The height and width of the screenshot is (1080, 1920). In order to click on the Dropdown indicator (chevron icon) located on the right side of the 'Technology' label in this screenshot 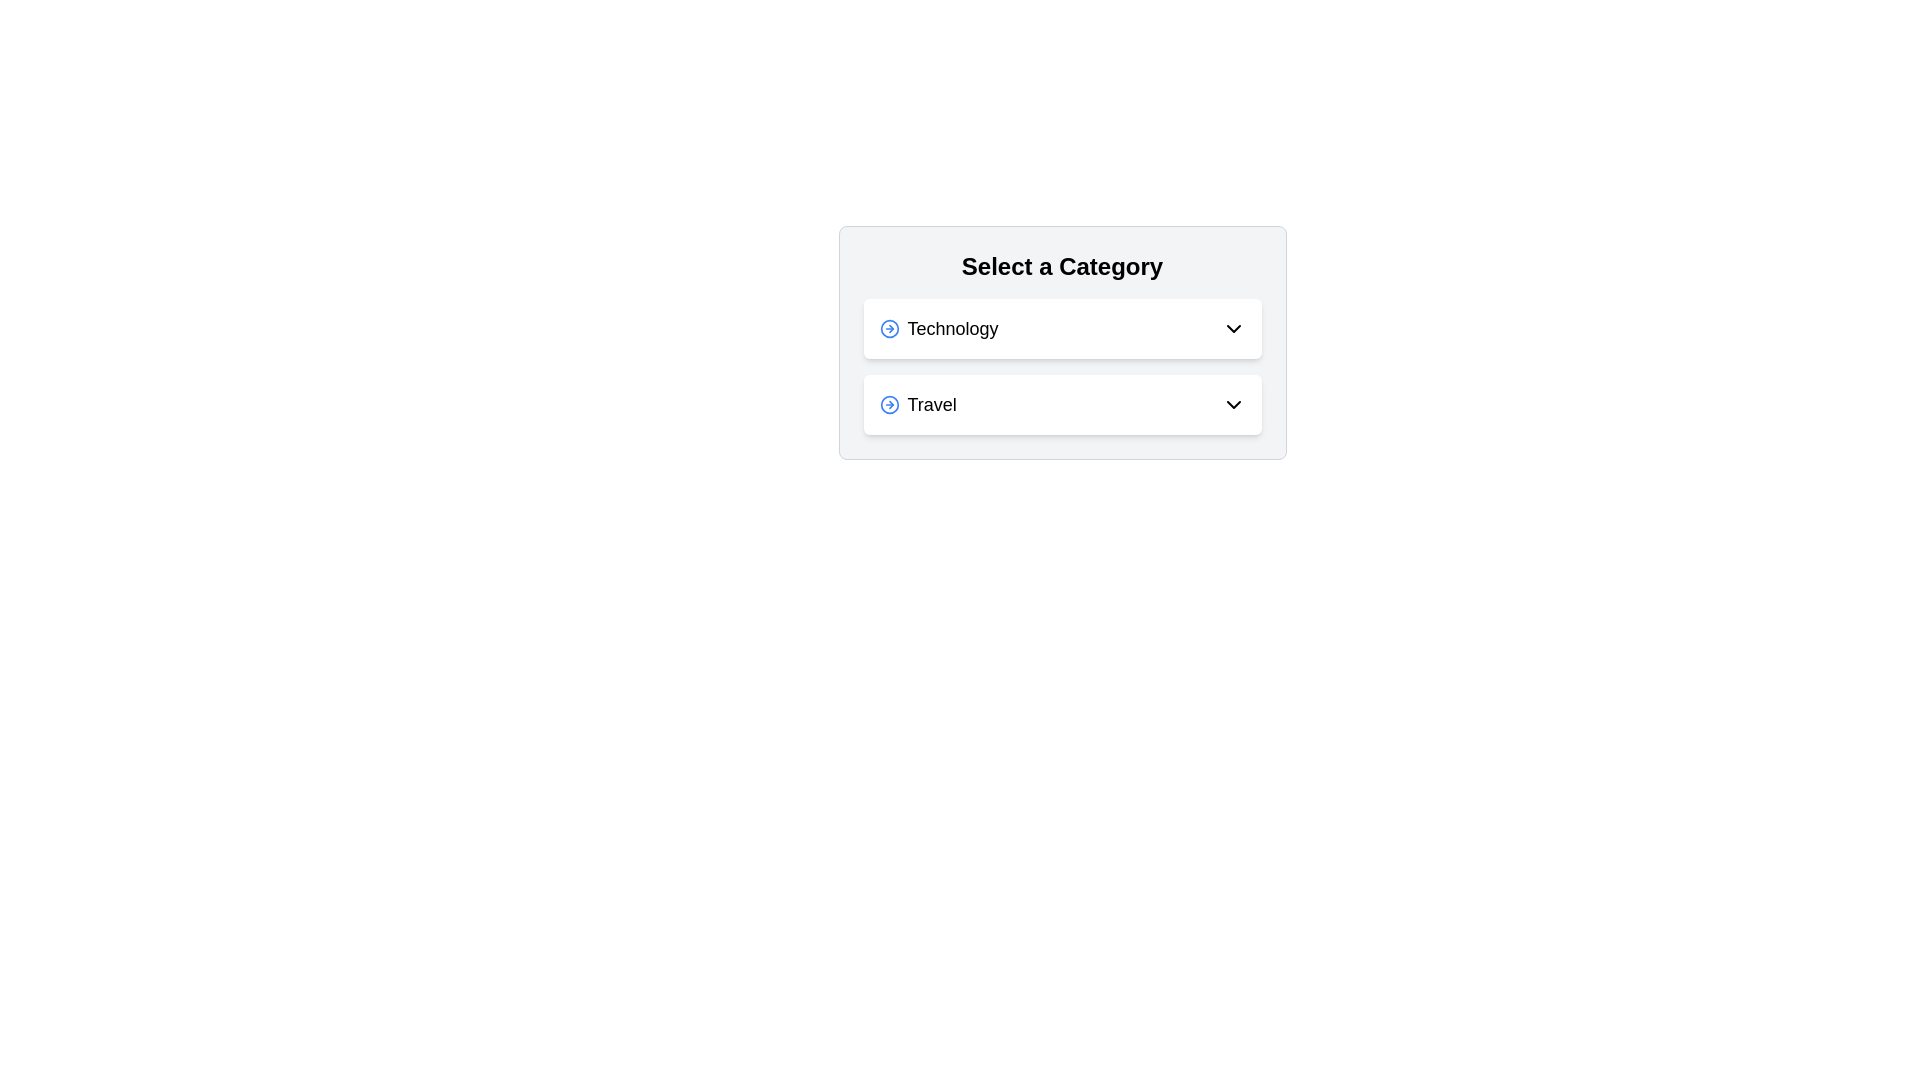, I will do `click(1232, 327)`.